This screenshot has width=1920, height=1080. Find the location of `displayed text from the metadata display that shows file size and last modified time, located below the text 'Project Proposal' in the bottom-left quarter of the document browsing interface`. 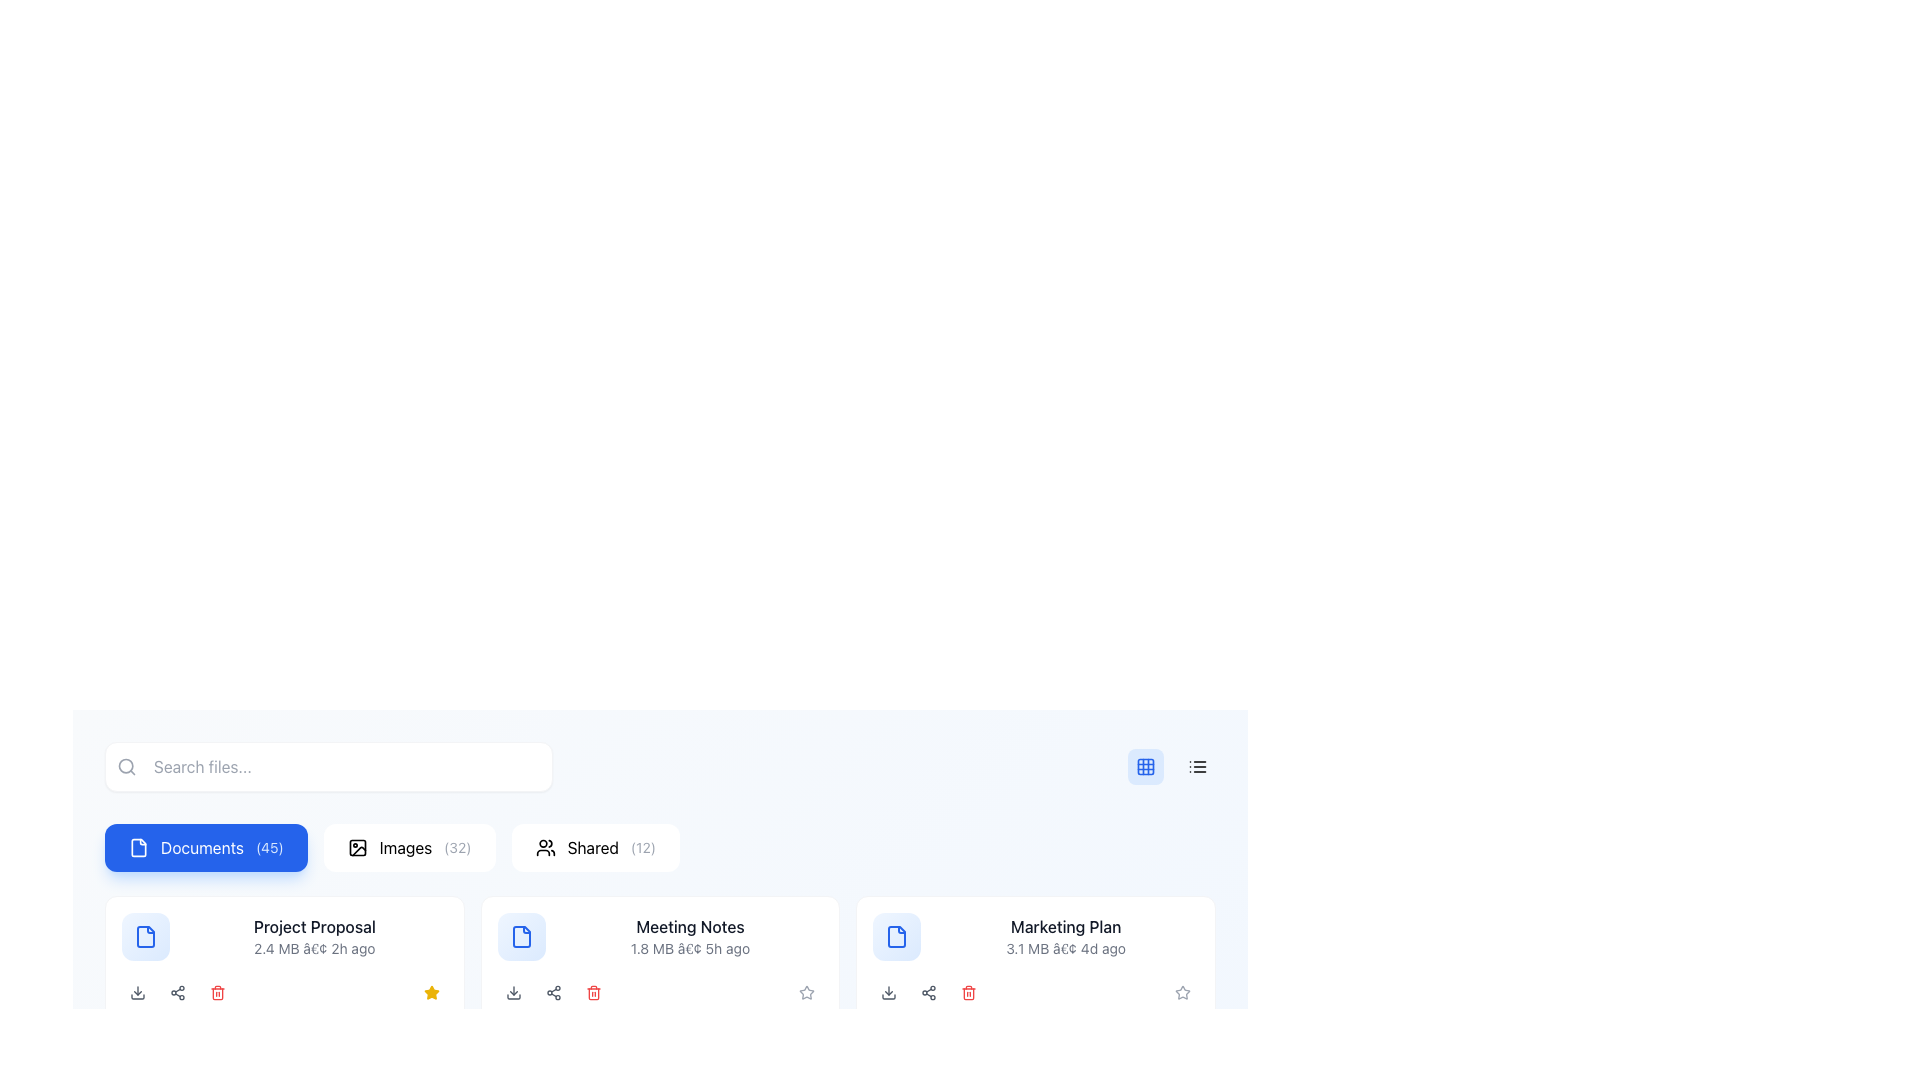

displayed text from the metadata display that shows file size and last modified time, located below the text 'Project Proposal' in the bottom-left quarter of the document browsing interface is located at coordinates (313, 947).